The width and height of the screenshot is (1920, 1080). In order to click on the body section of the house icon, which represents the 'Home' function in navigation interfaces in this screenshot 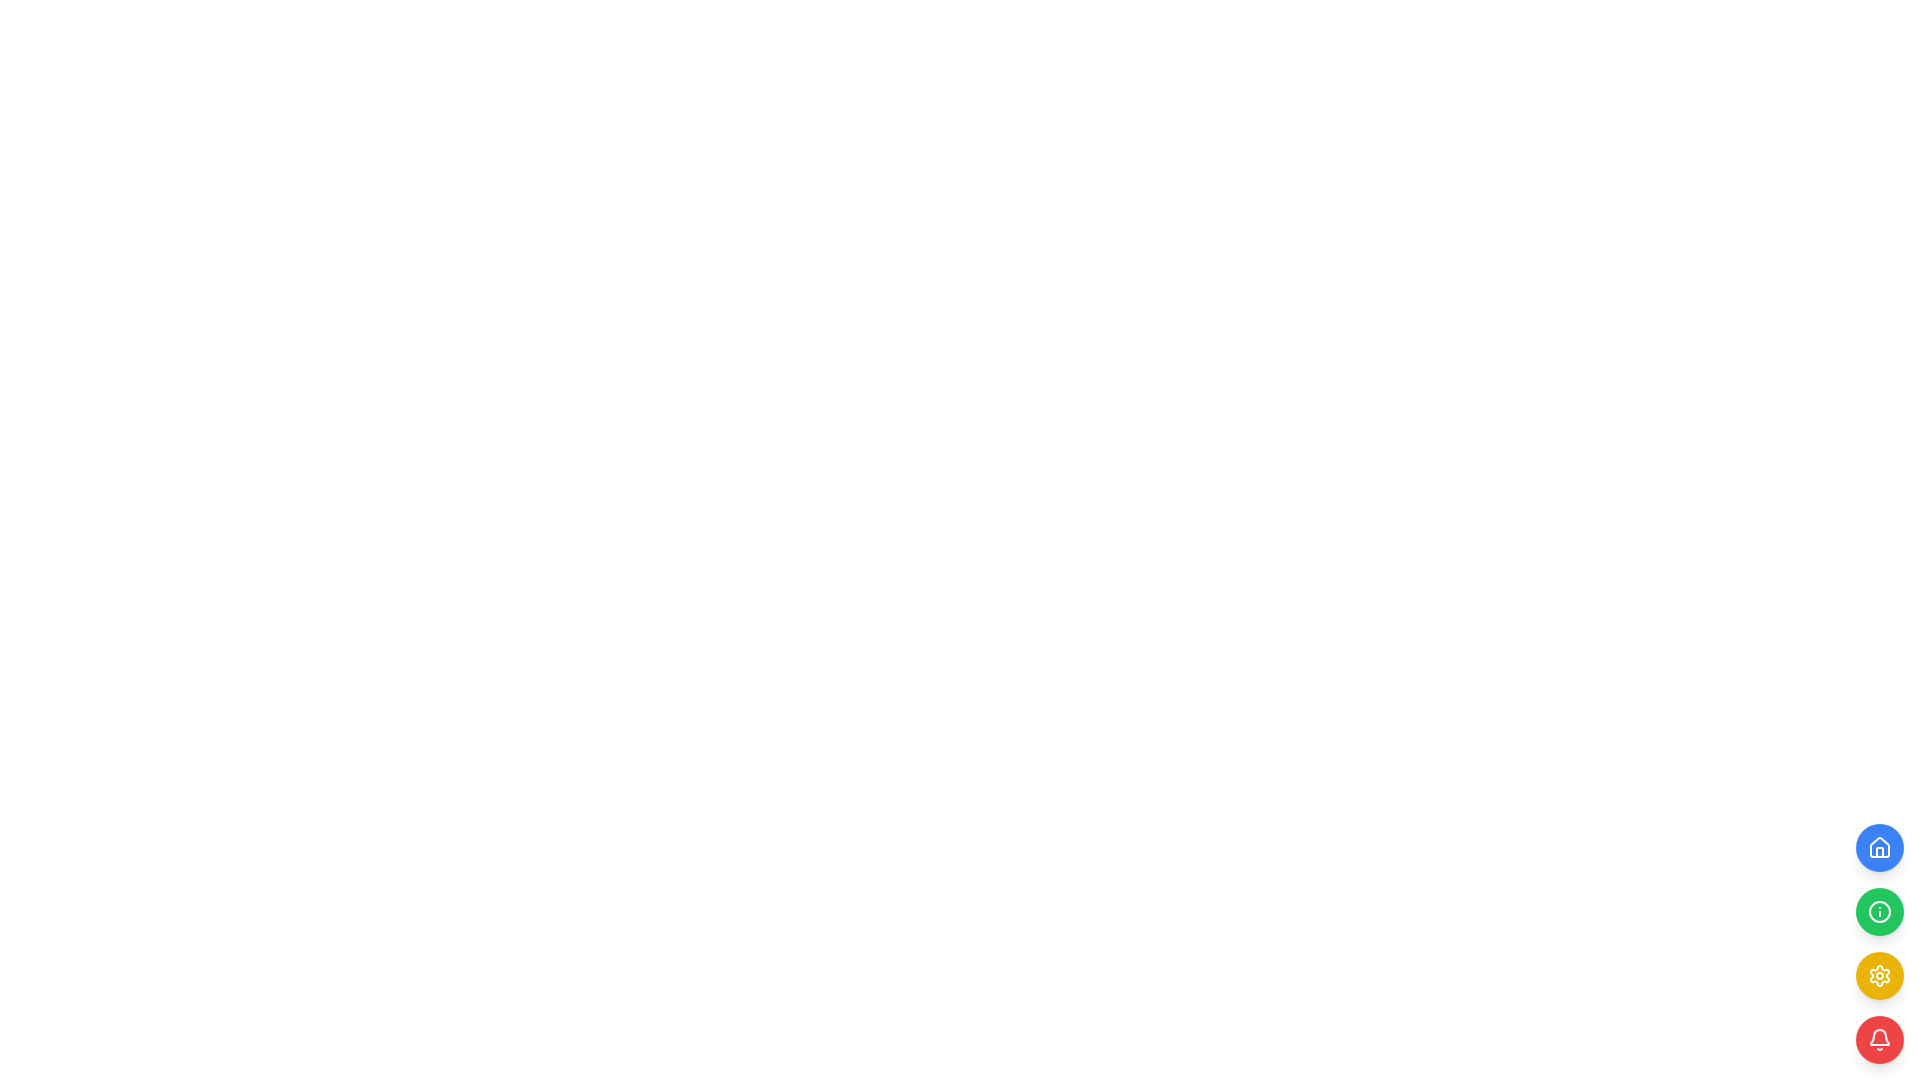, I will do `click(1879, 847)`.